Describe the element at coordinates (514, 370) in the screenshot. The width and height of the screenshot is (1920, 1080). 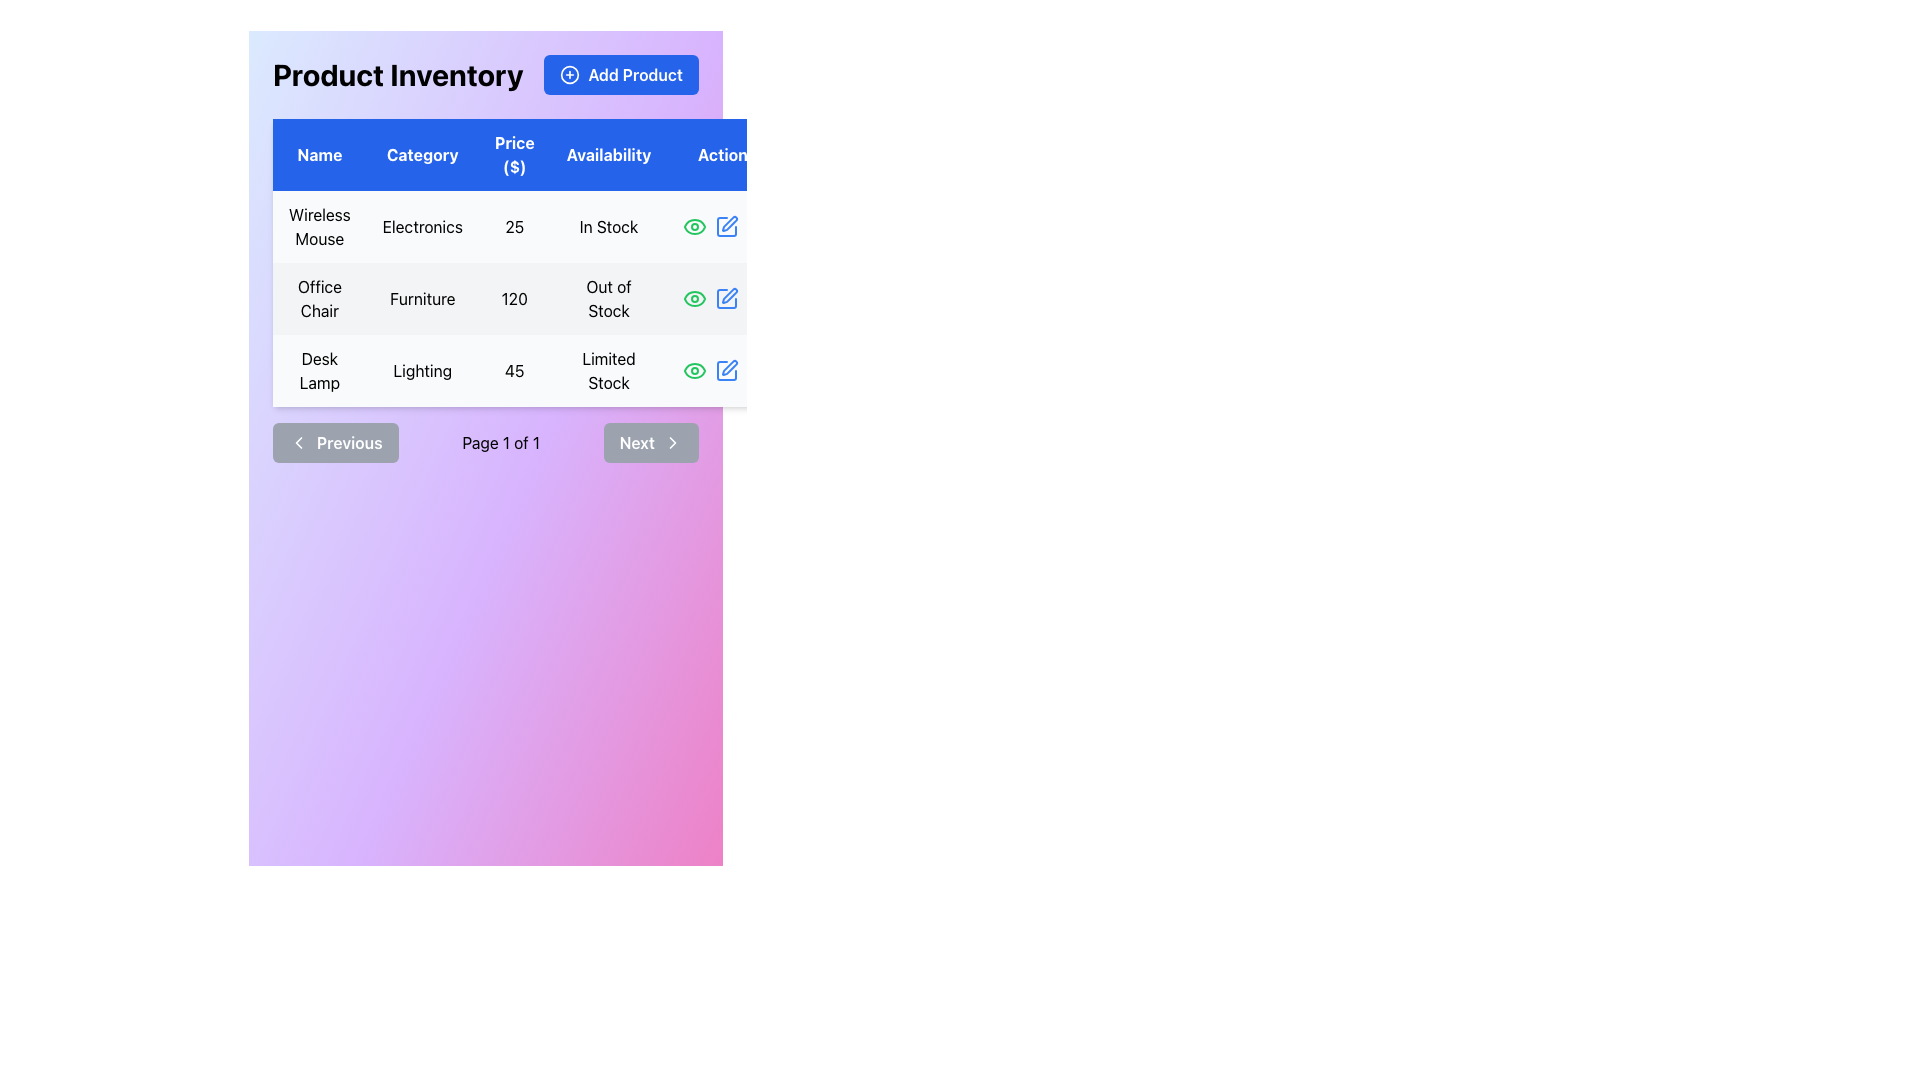
I see `the price display of the 'Desk Lamp' product located in the 'Price ($)' column of the inventory list` at that location.